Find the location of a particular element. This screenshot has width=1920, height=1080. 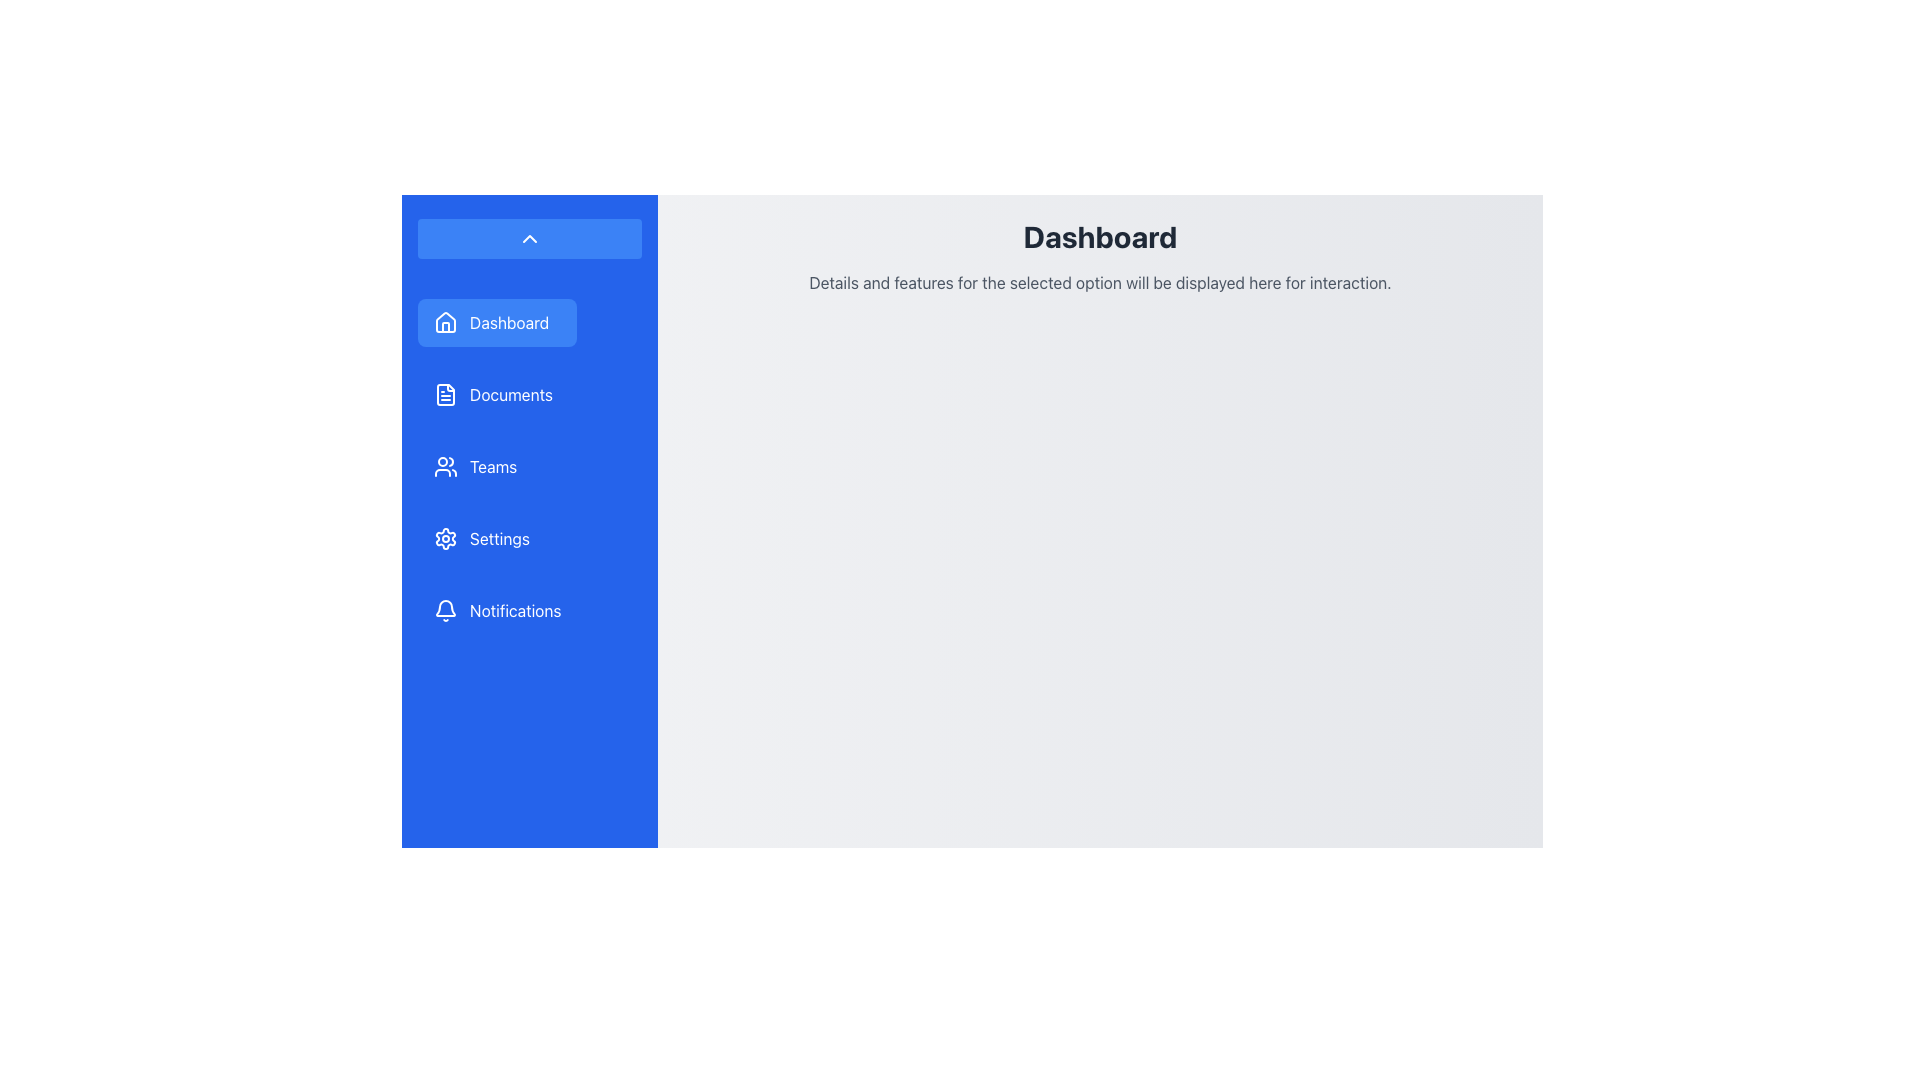

the 'Dashboard' icon located at the top of the navigation sidebar is located at coordinates (445, 320).